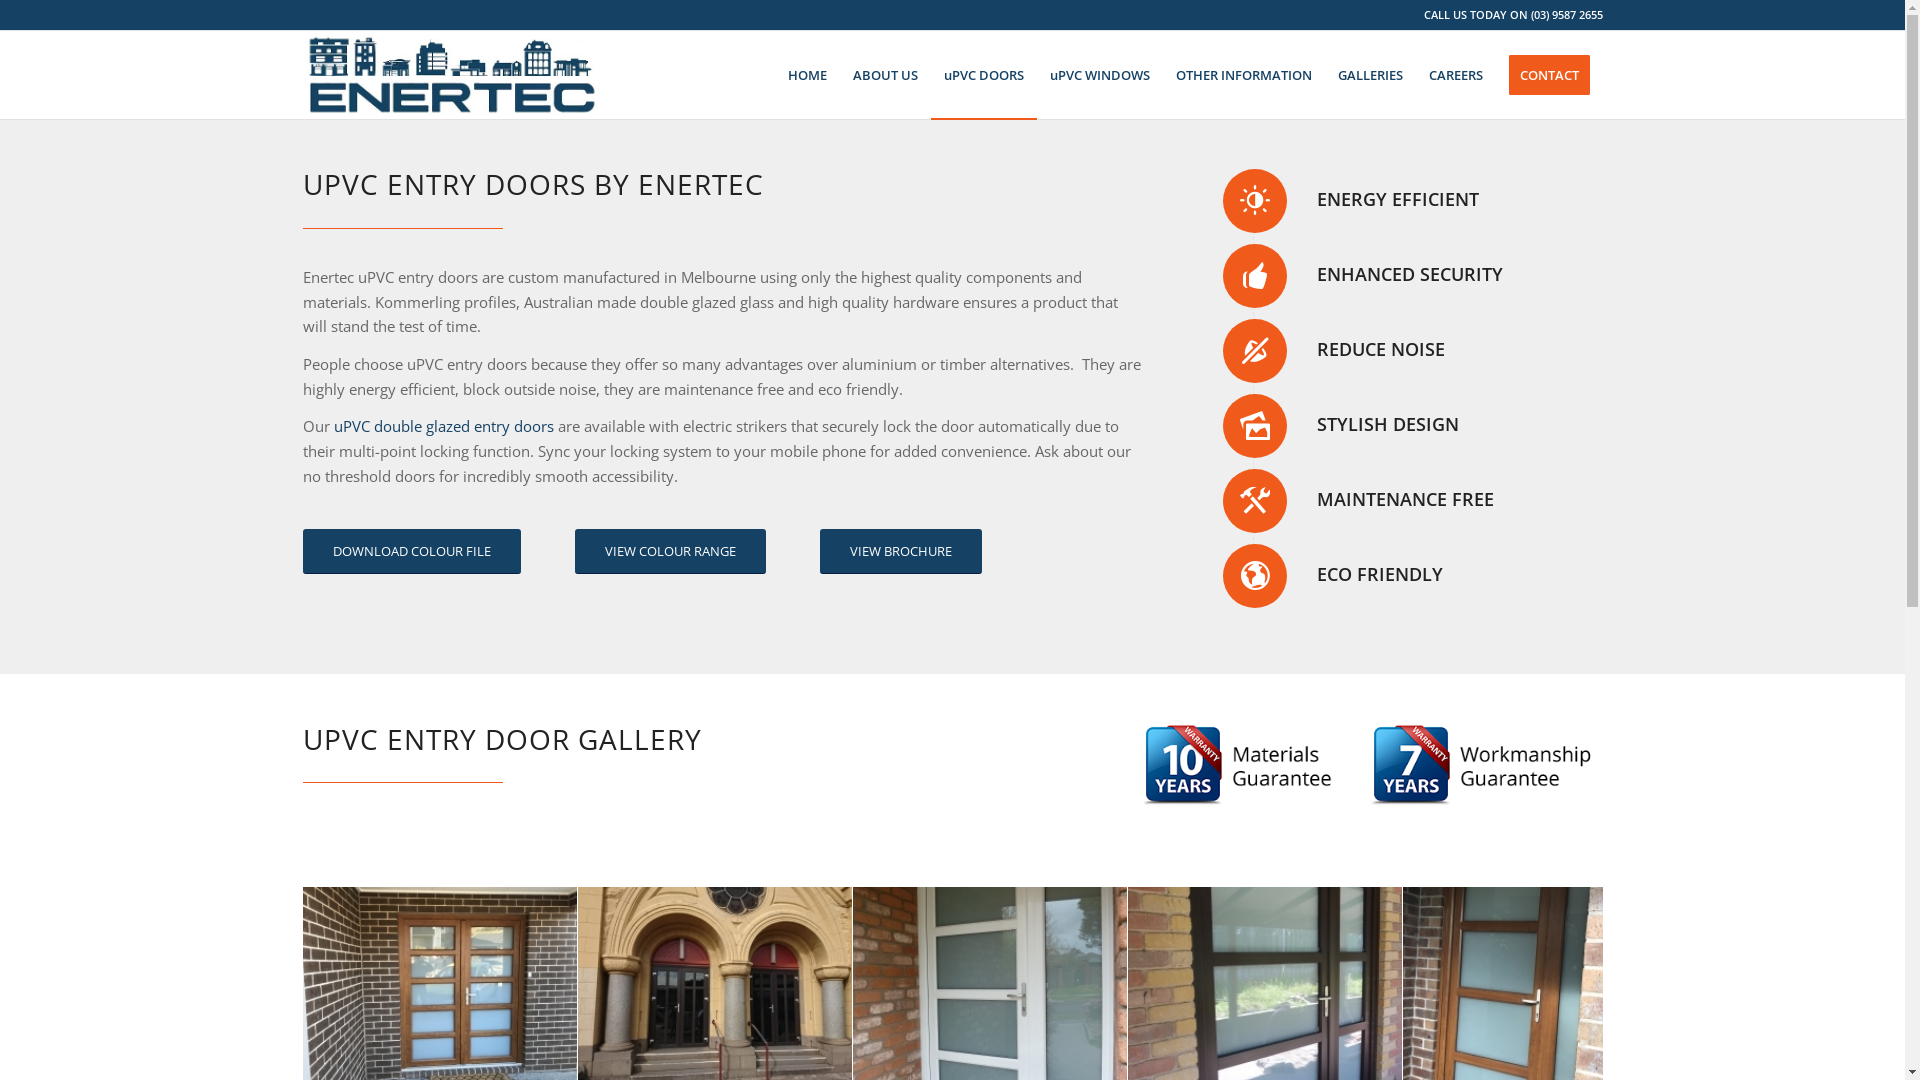  I want to click on 'uPVC double glazed entry doors', so click(442, 424).